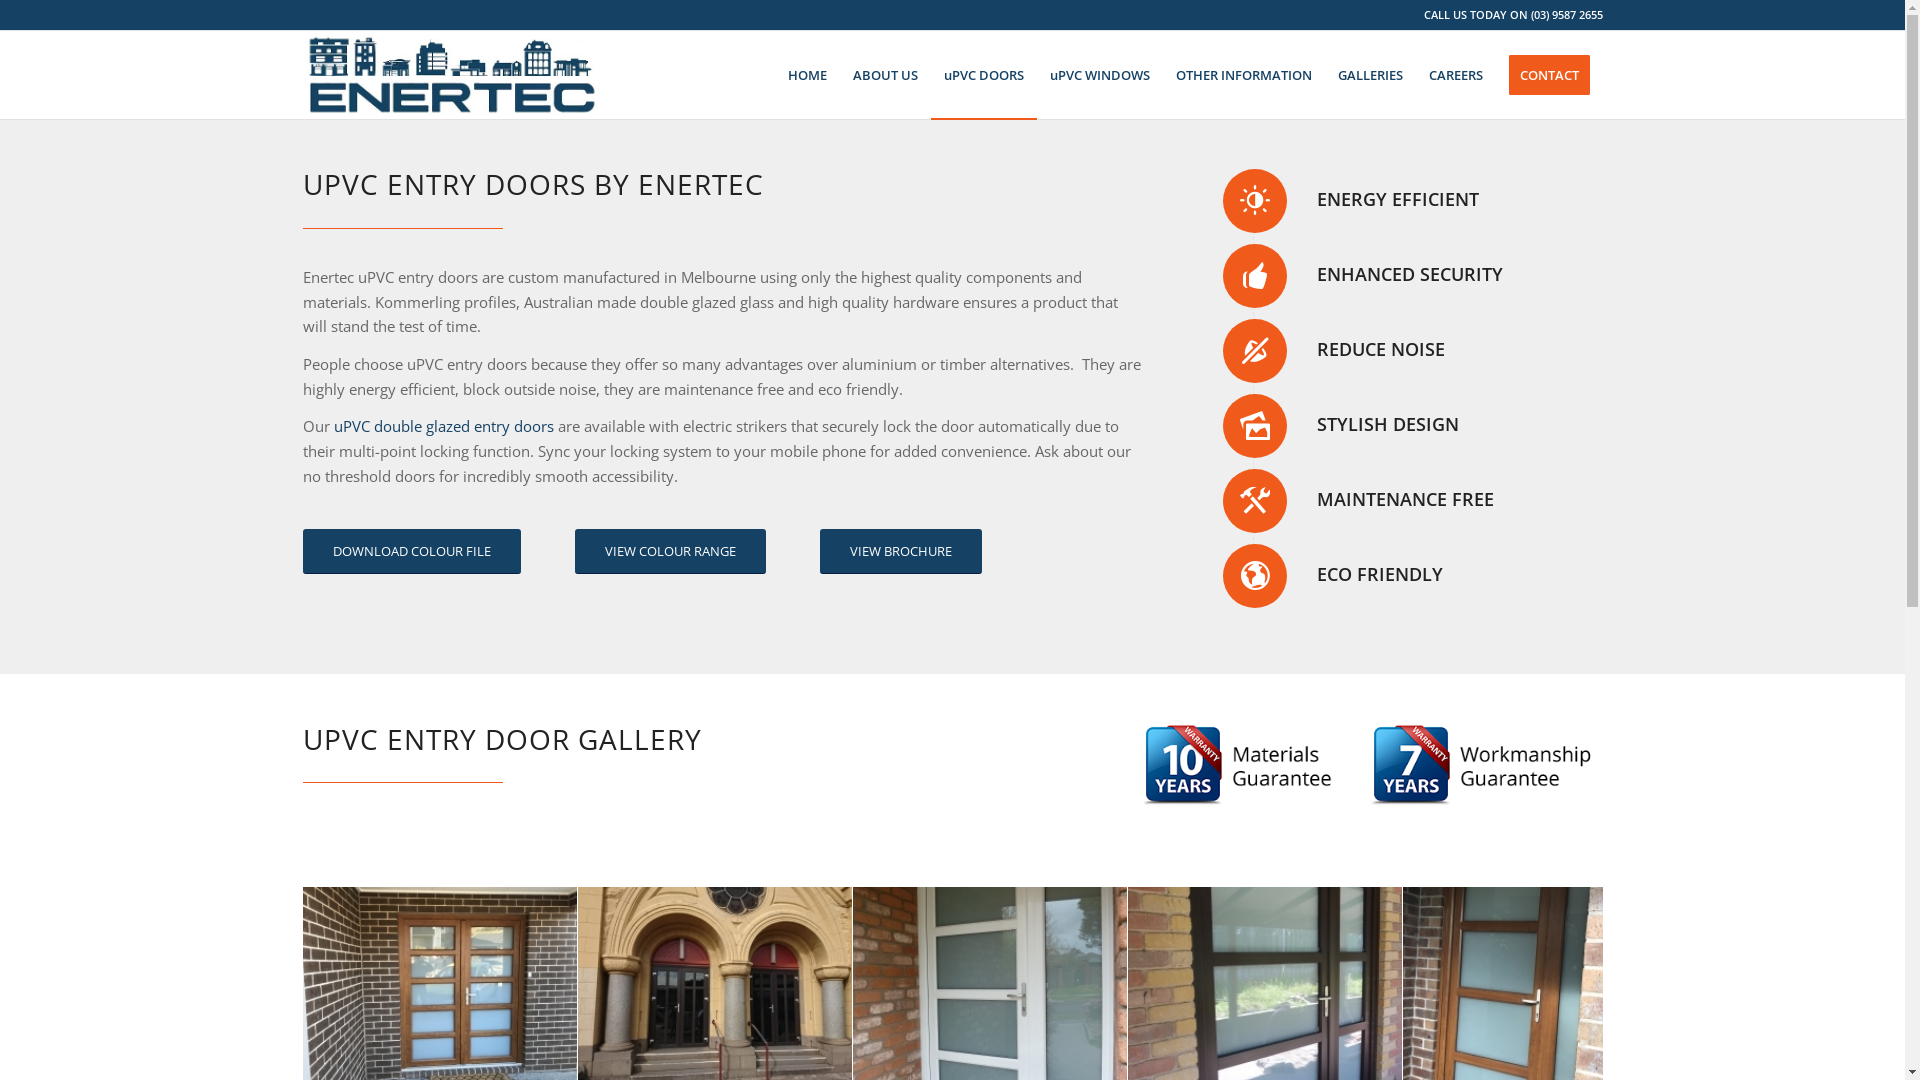  I want to click on 'uPVC double glazed entry doors', so click(442, 424).